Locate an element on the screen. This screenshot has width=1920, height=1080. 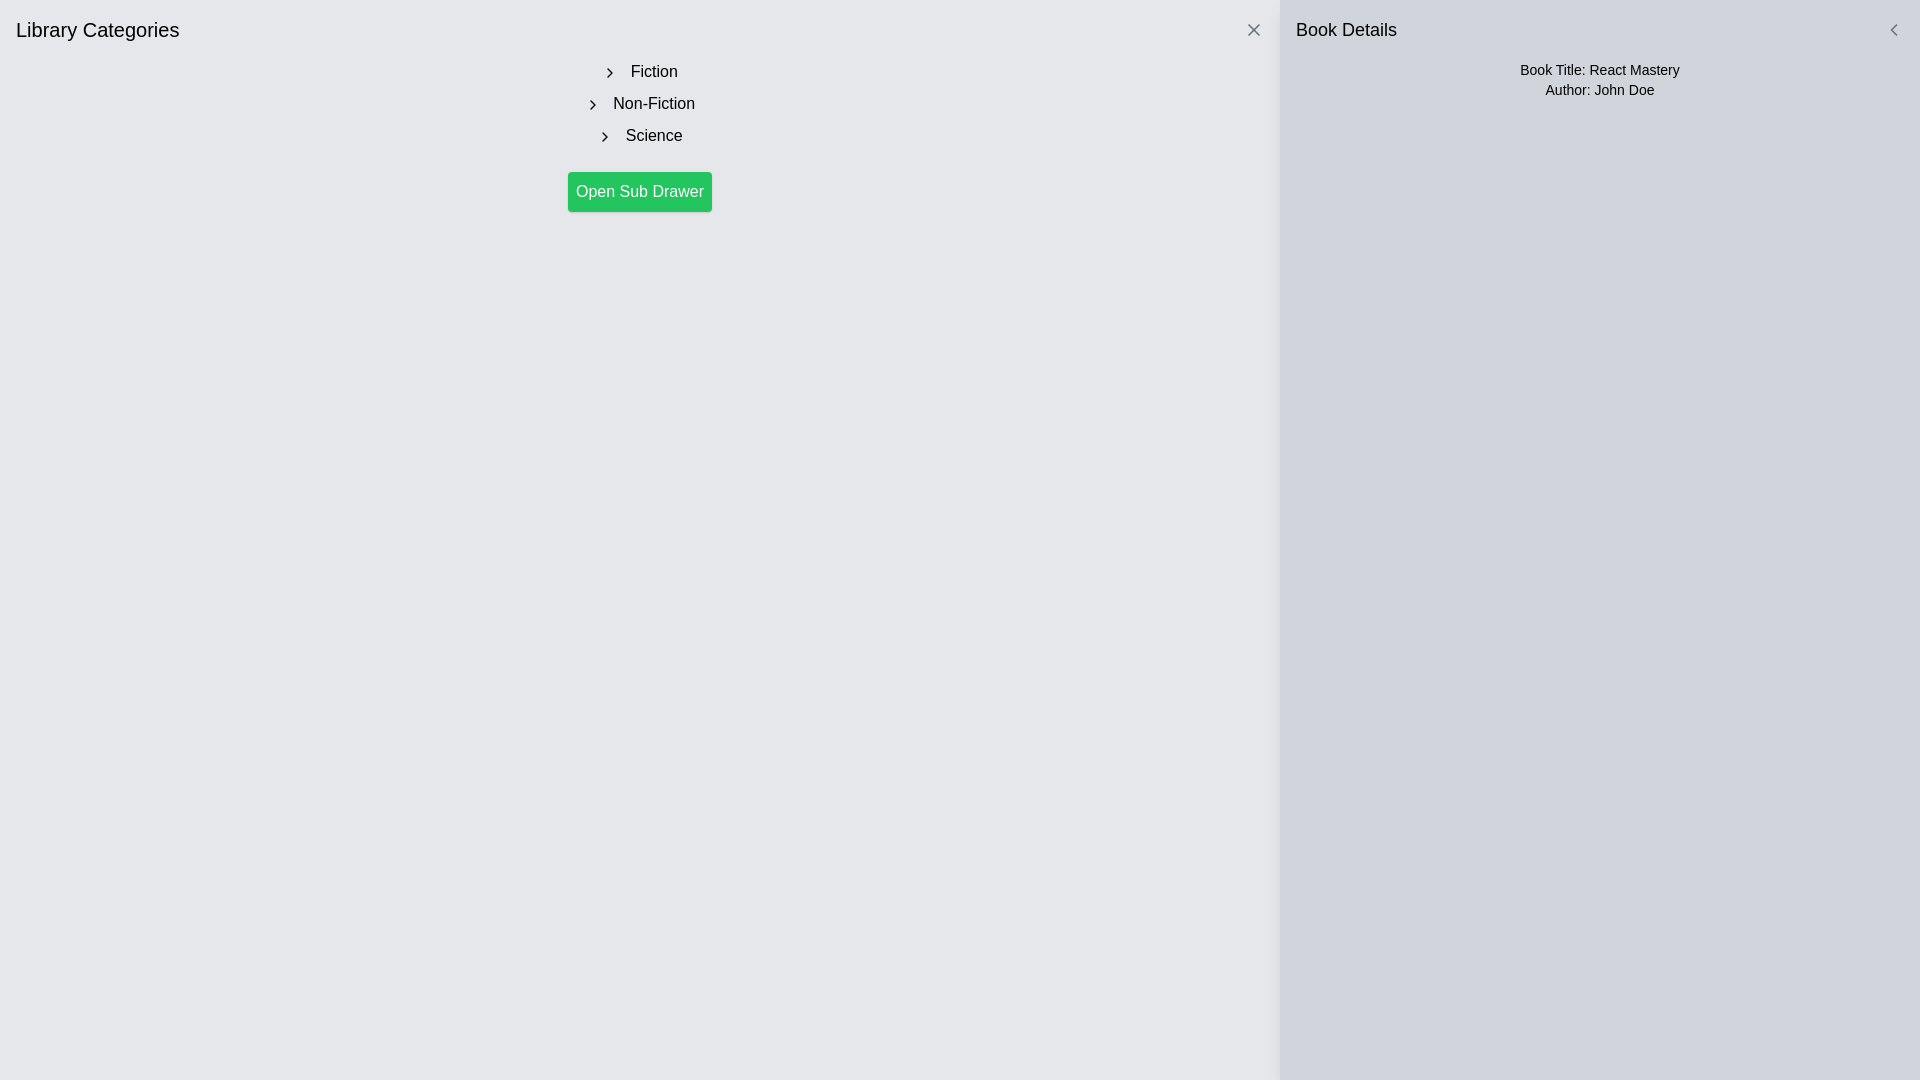
the chevron right navigation indicator located to the left of the 'Non-Fiction' text is located at coordinates (591, 104).